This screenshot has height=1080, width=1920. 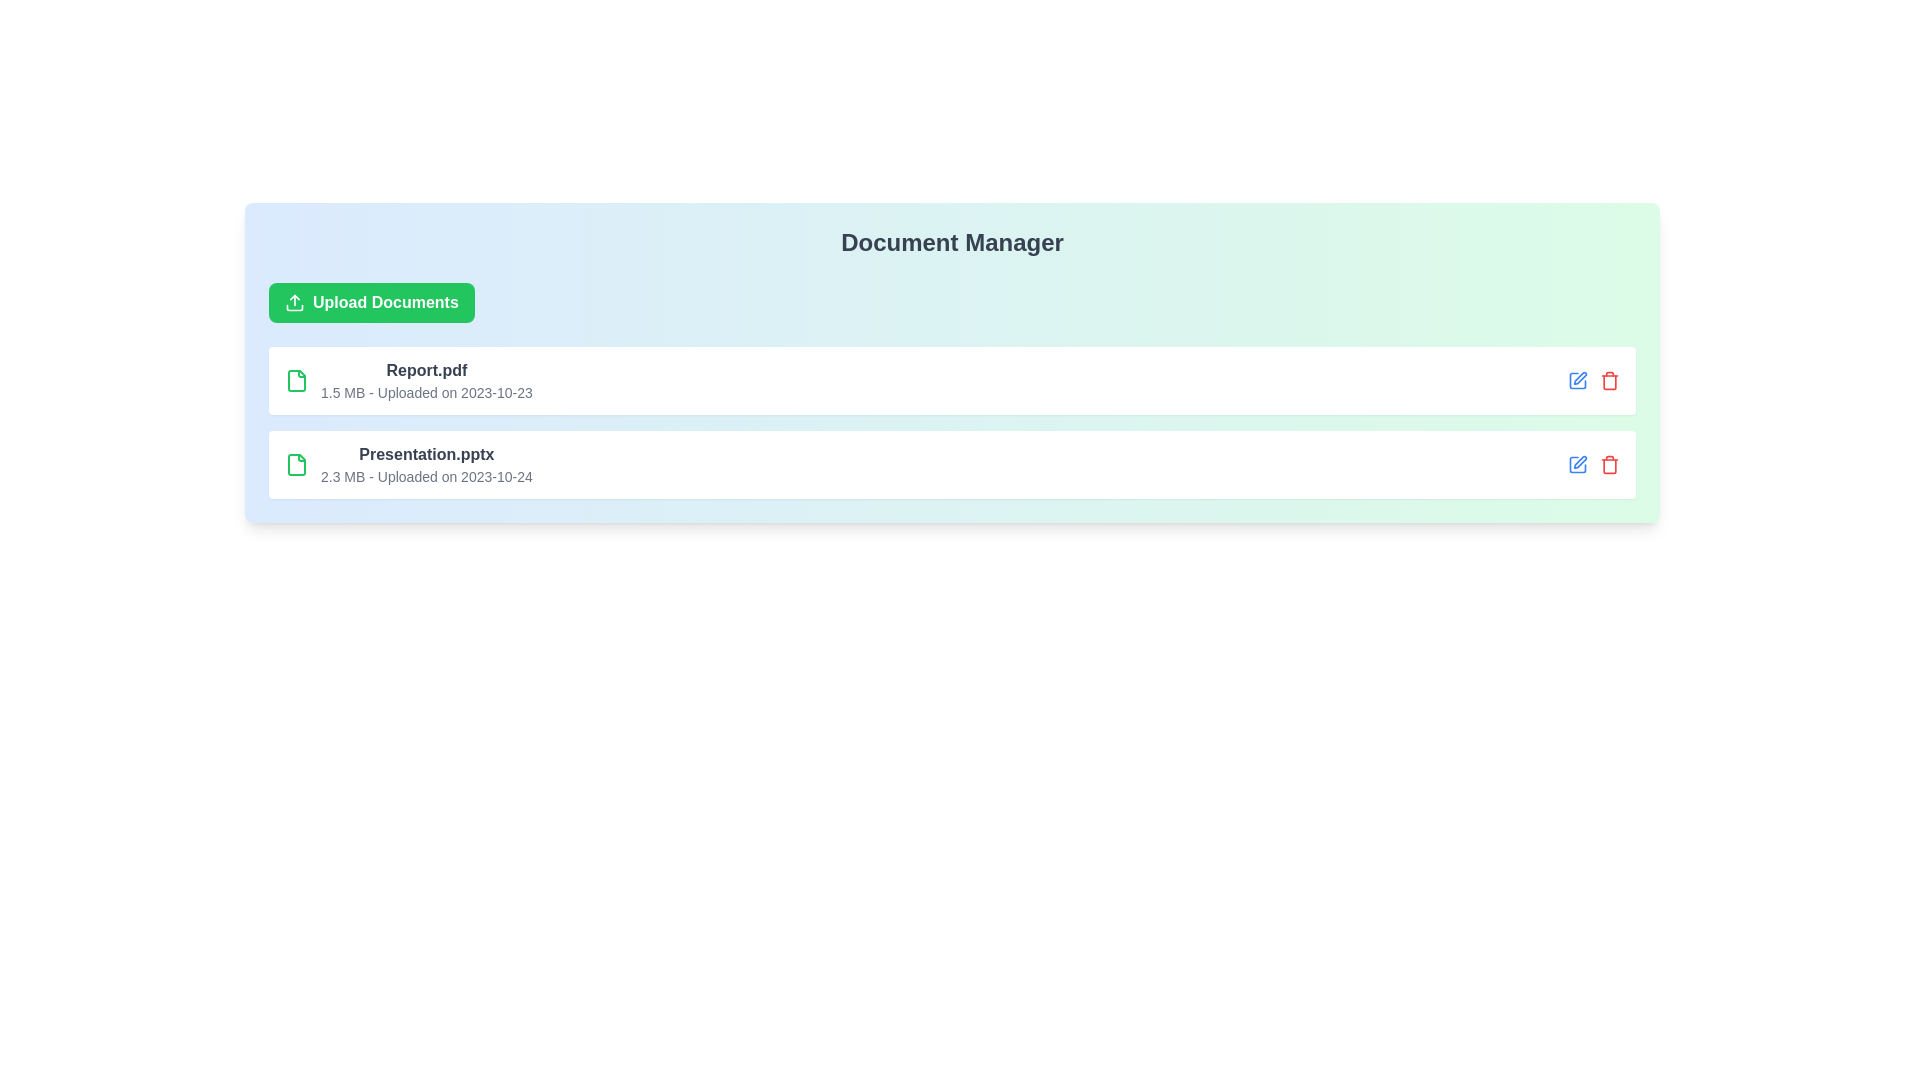 I want to click on the text label that displays the name of the uploaded file, which is located at the top-left corner of its card structure, so click(x=425, y=370).